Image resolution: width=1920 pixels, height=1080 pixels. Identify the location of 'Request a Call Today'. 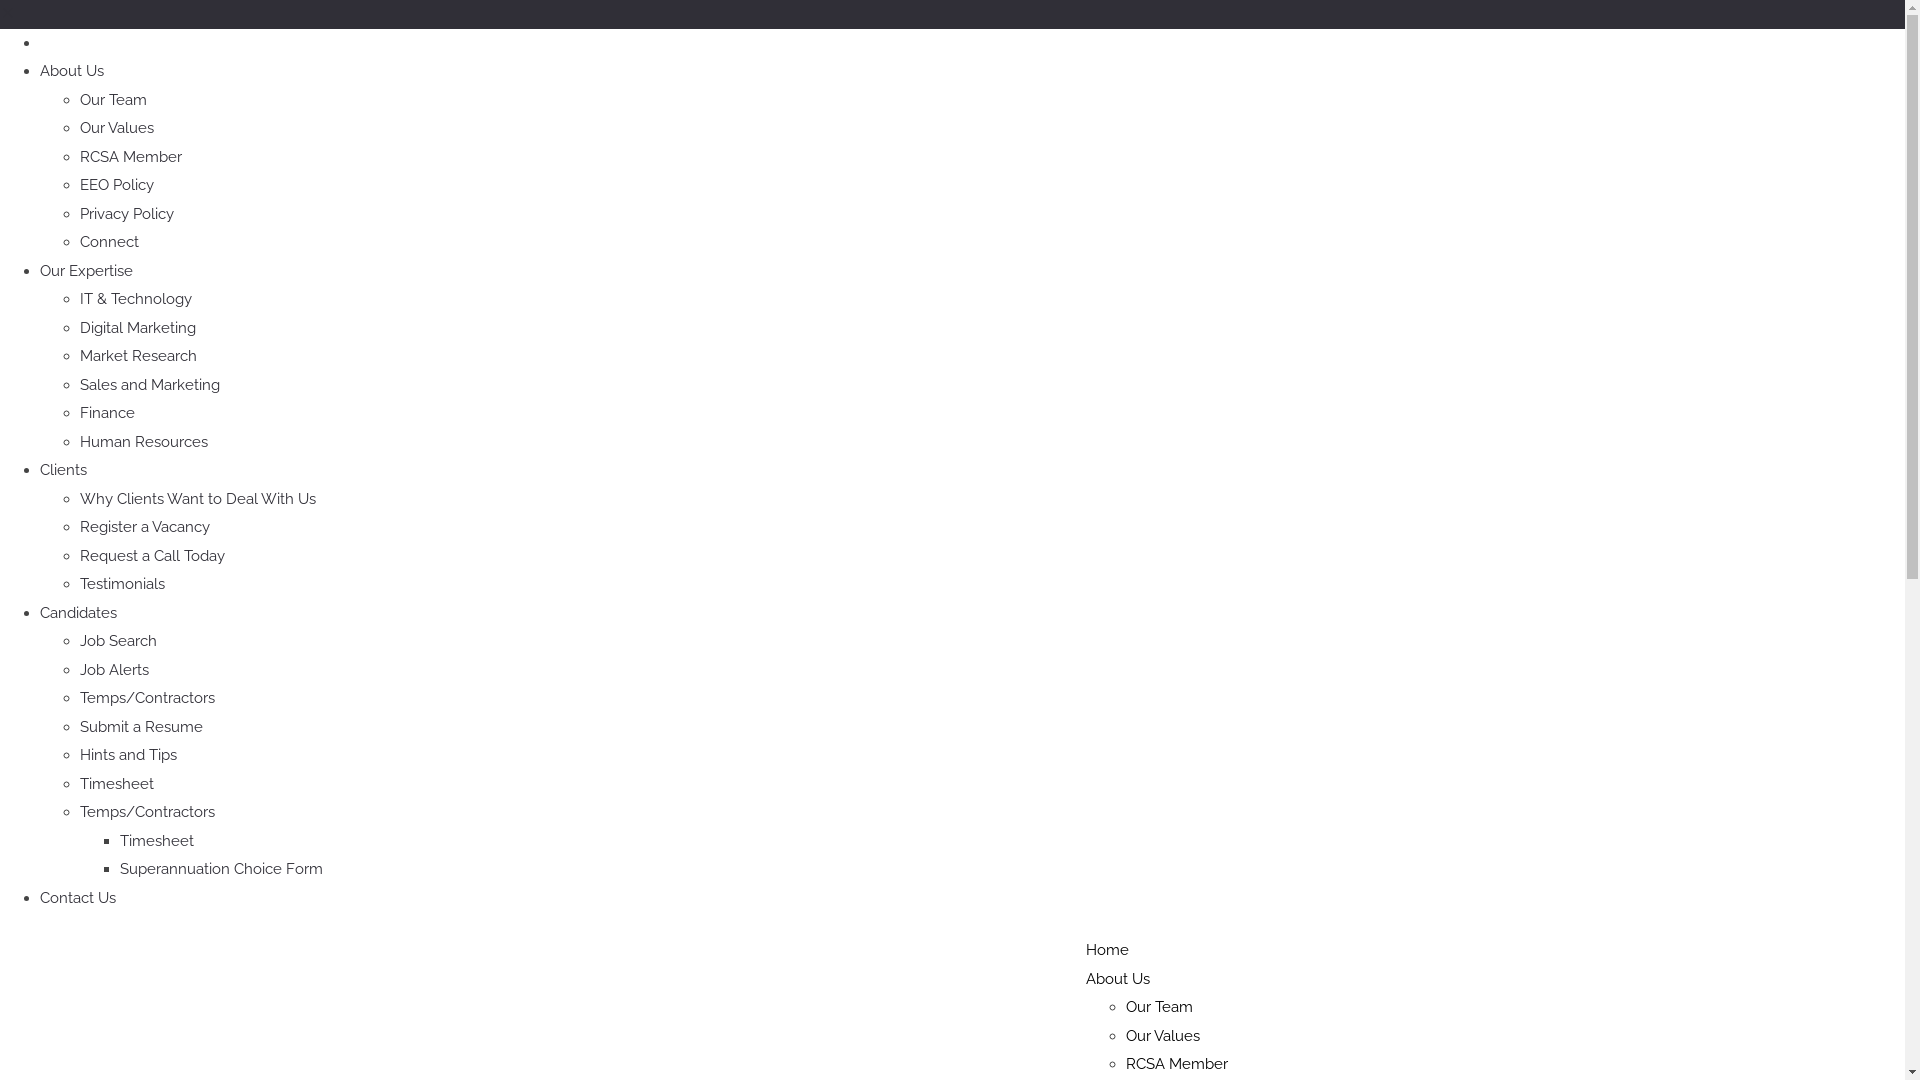
(151, 555).